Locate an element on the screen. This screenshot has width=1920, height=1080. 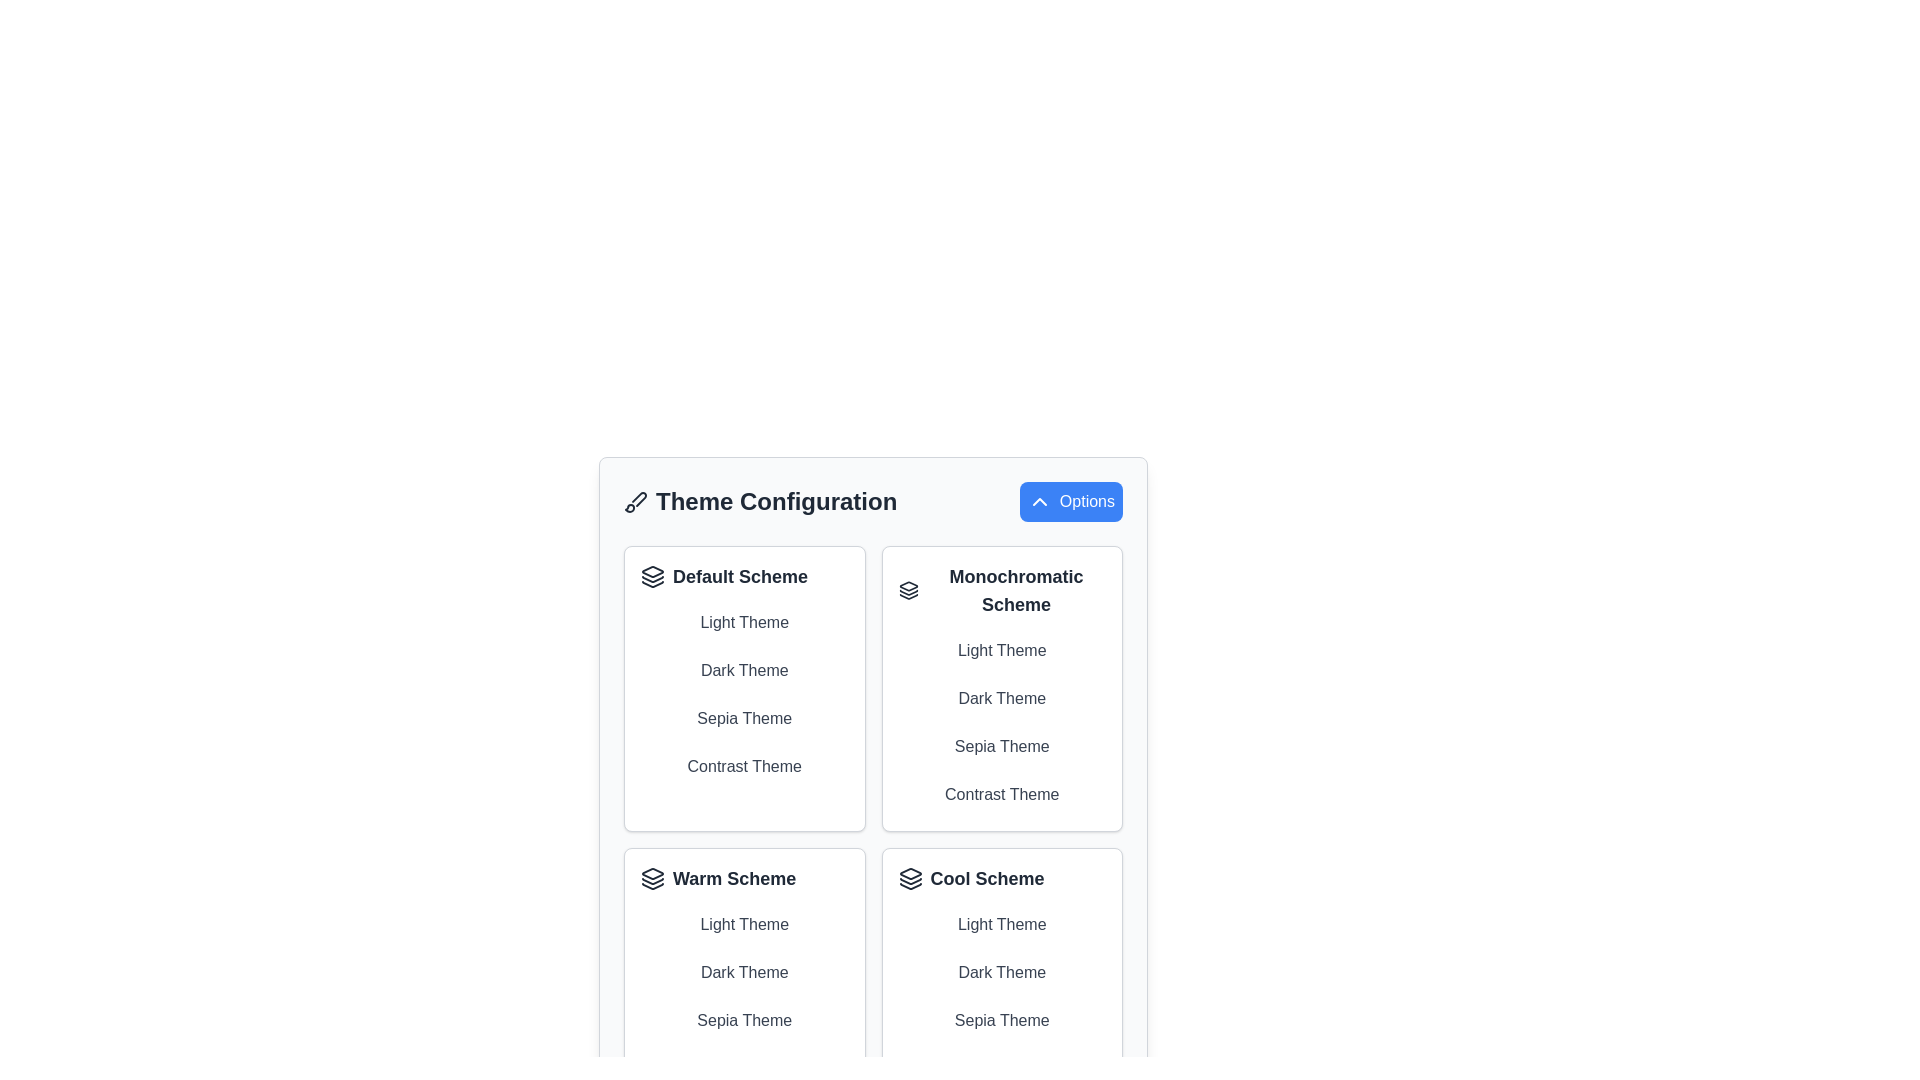
the brush icon located in the 'Theme Configuration' header section is located at coordinates (634, 500).